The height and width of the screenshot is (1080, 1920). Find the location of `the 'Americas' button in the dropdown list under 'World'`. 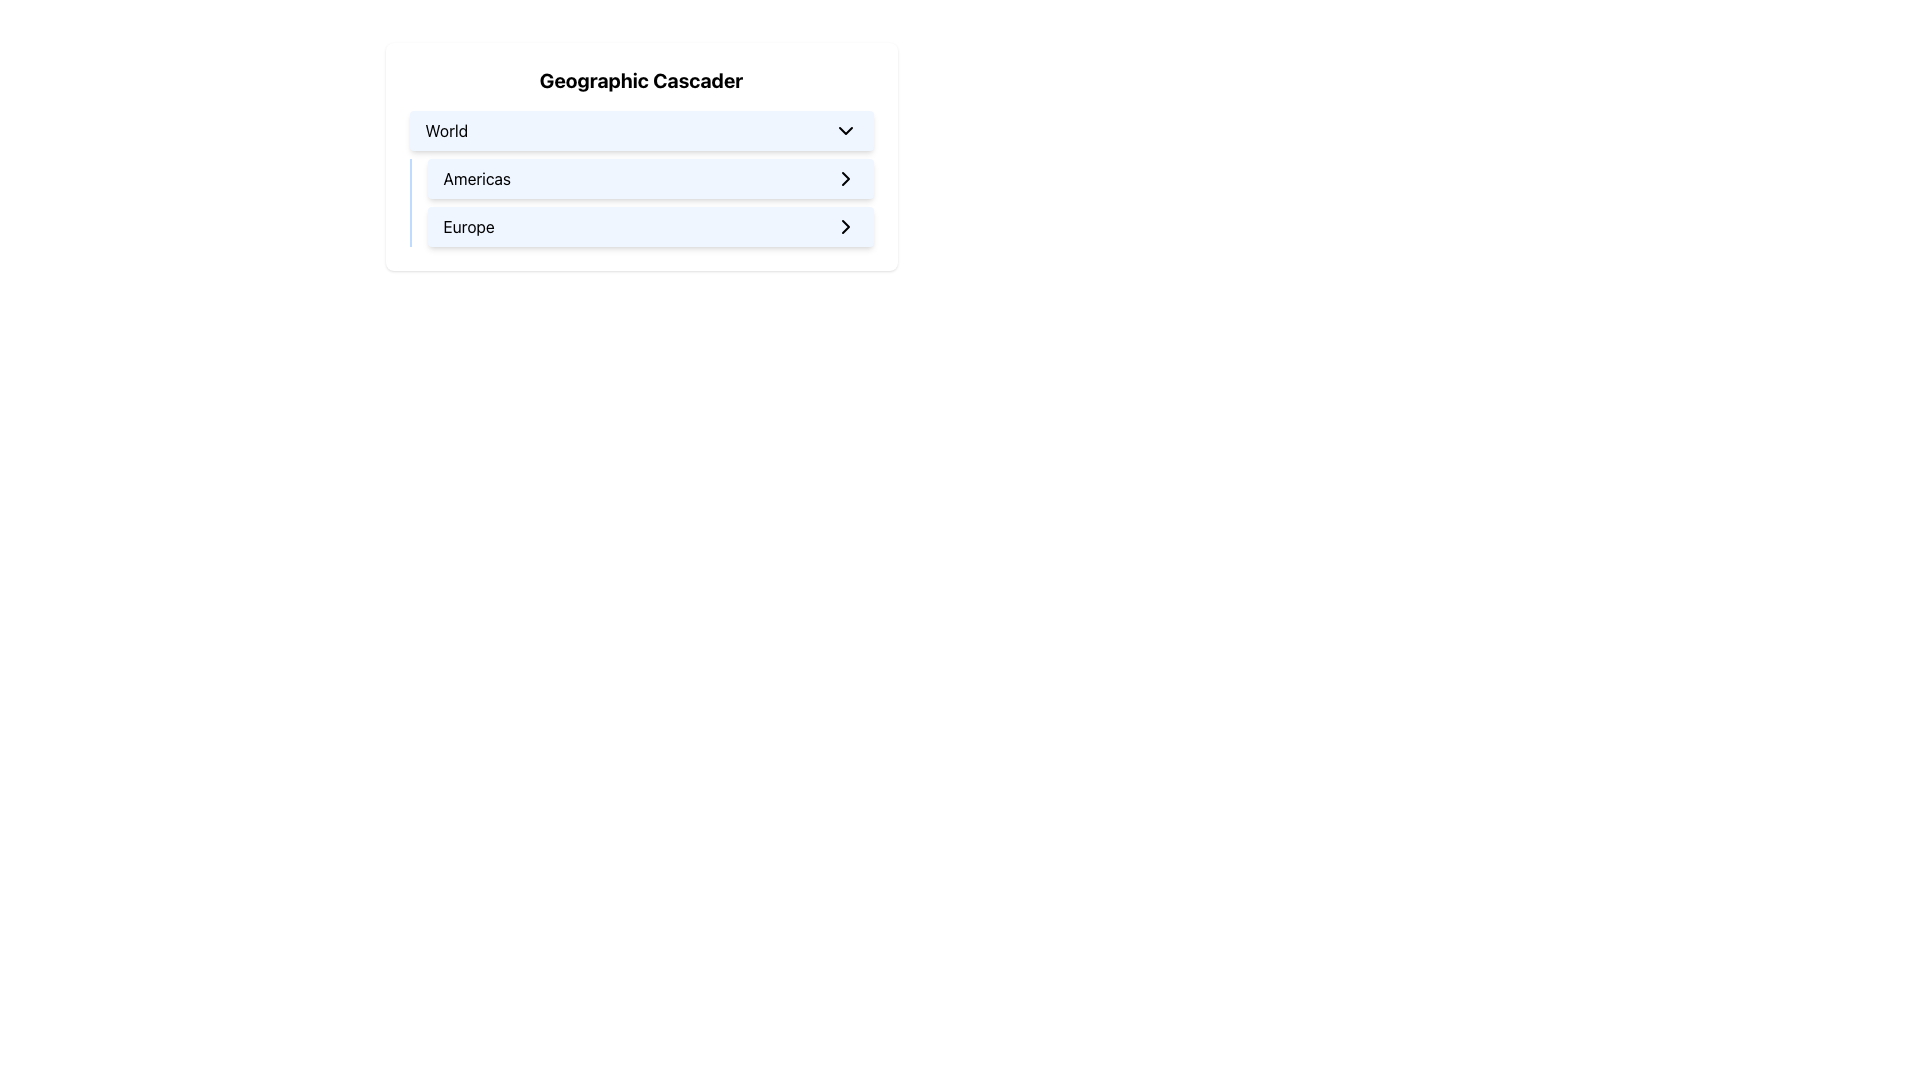

the 'Americas' button in the dropdown list under 'World' is located at coordinates (650, 177).